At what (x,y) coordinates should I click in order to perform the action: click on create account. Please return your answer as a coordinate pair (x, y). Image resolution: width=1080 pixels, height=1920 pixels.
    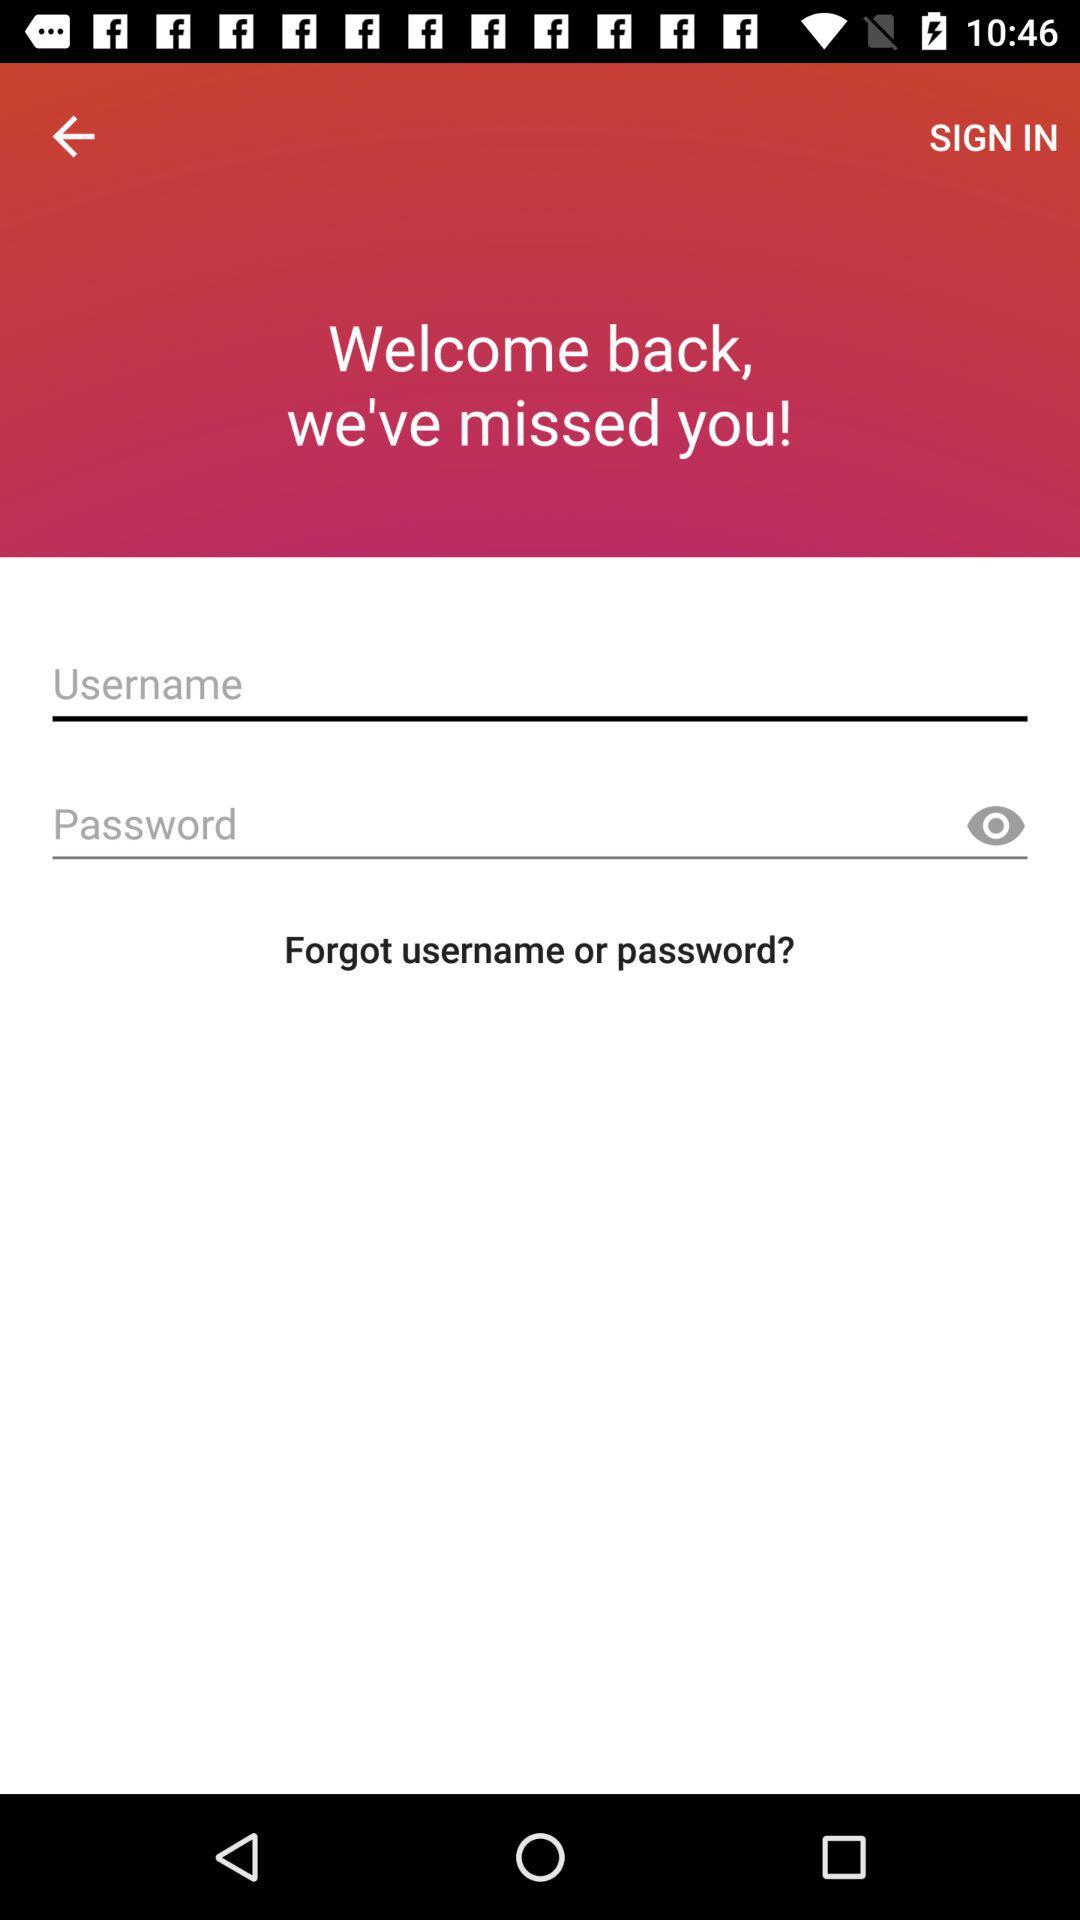
    Looking at the image, I should click on (540, 683).